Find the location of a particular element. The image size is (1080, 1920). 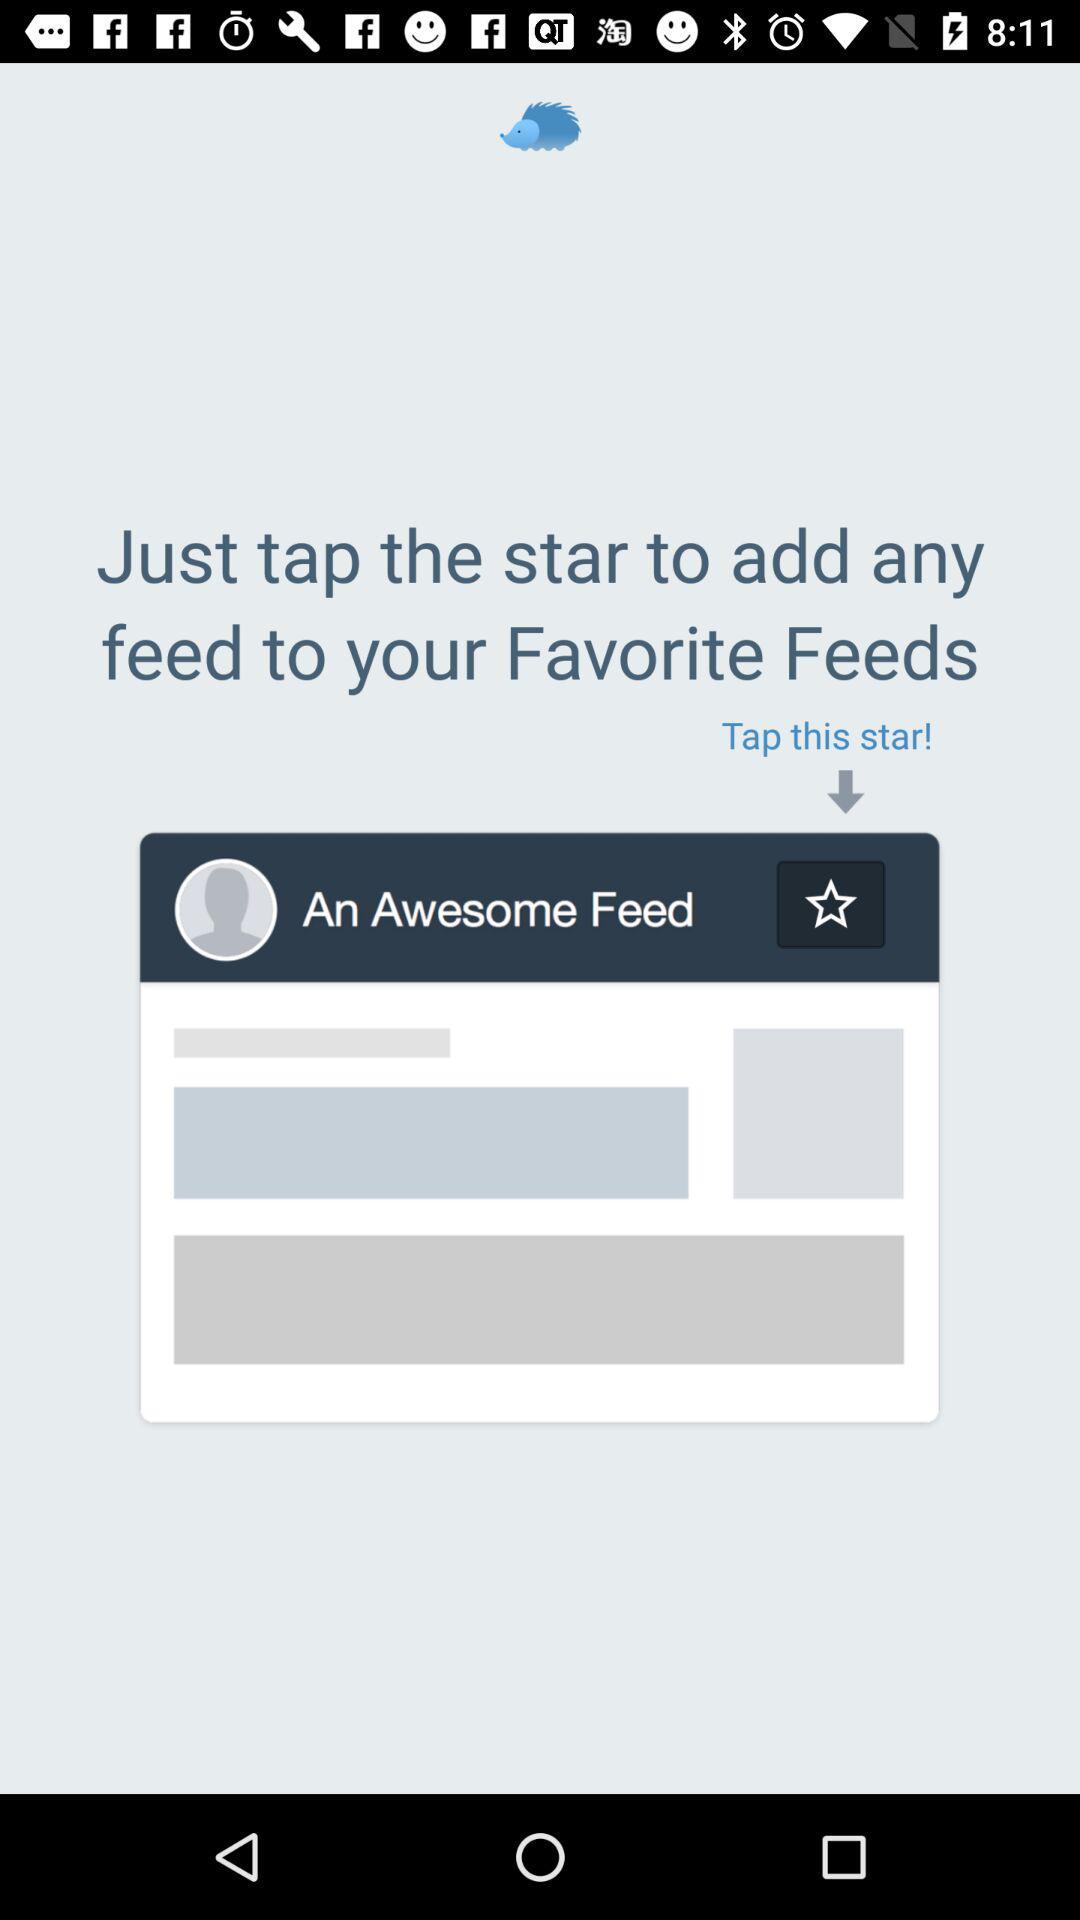

the star icon is located at coordinates (830, 903).